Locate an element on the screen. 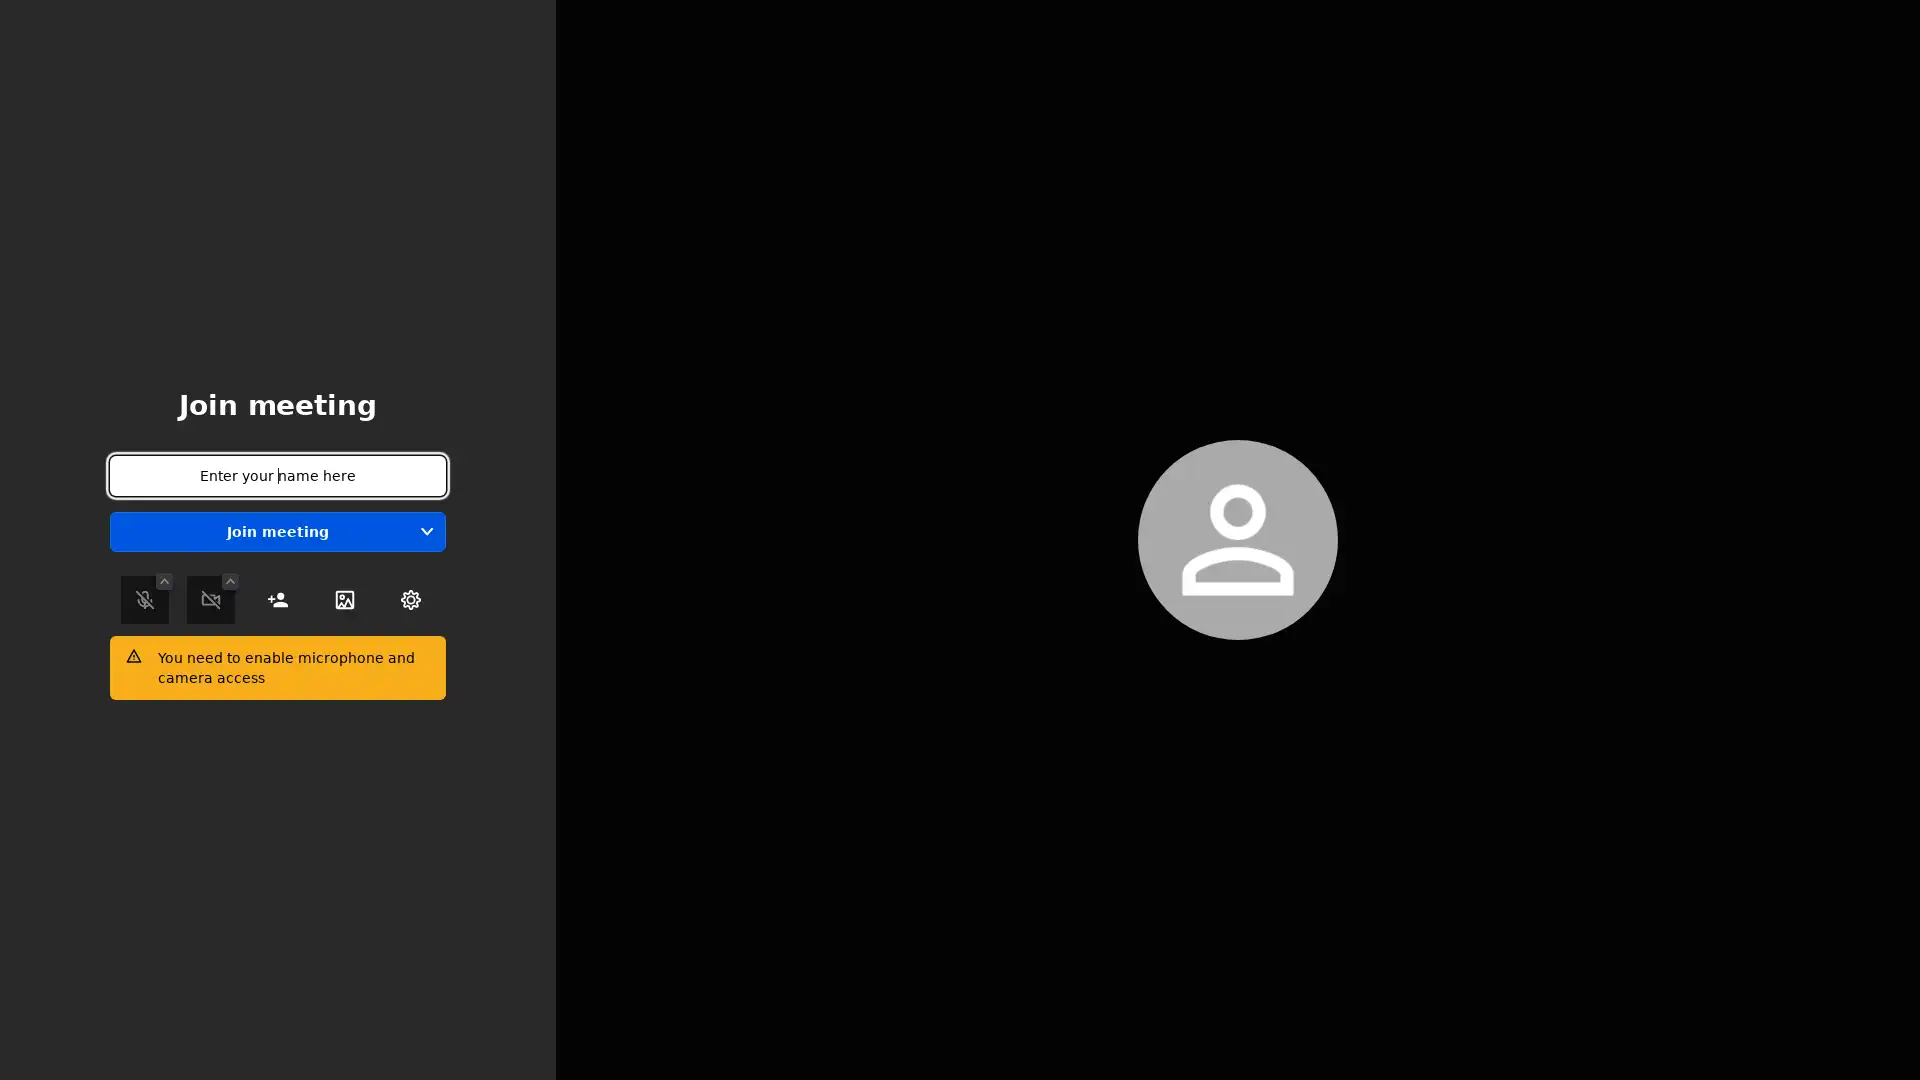 The height and width of the screenshot is (1080, 1920). Invite people is located at coordinates (276, 599).